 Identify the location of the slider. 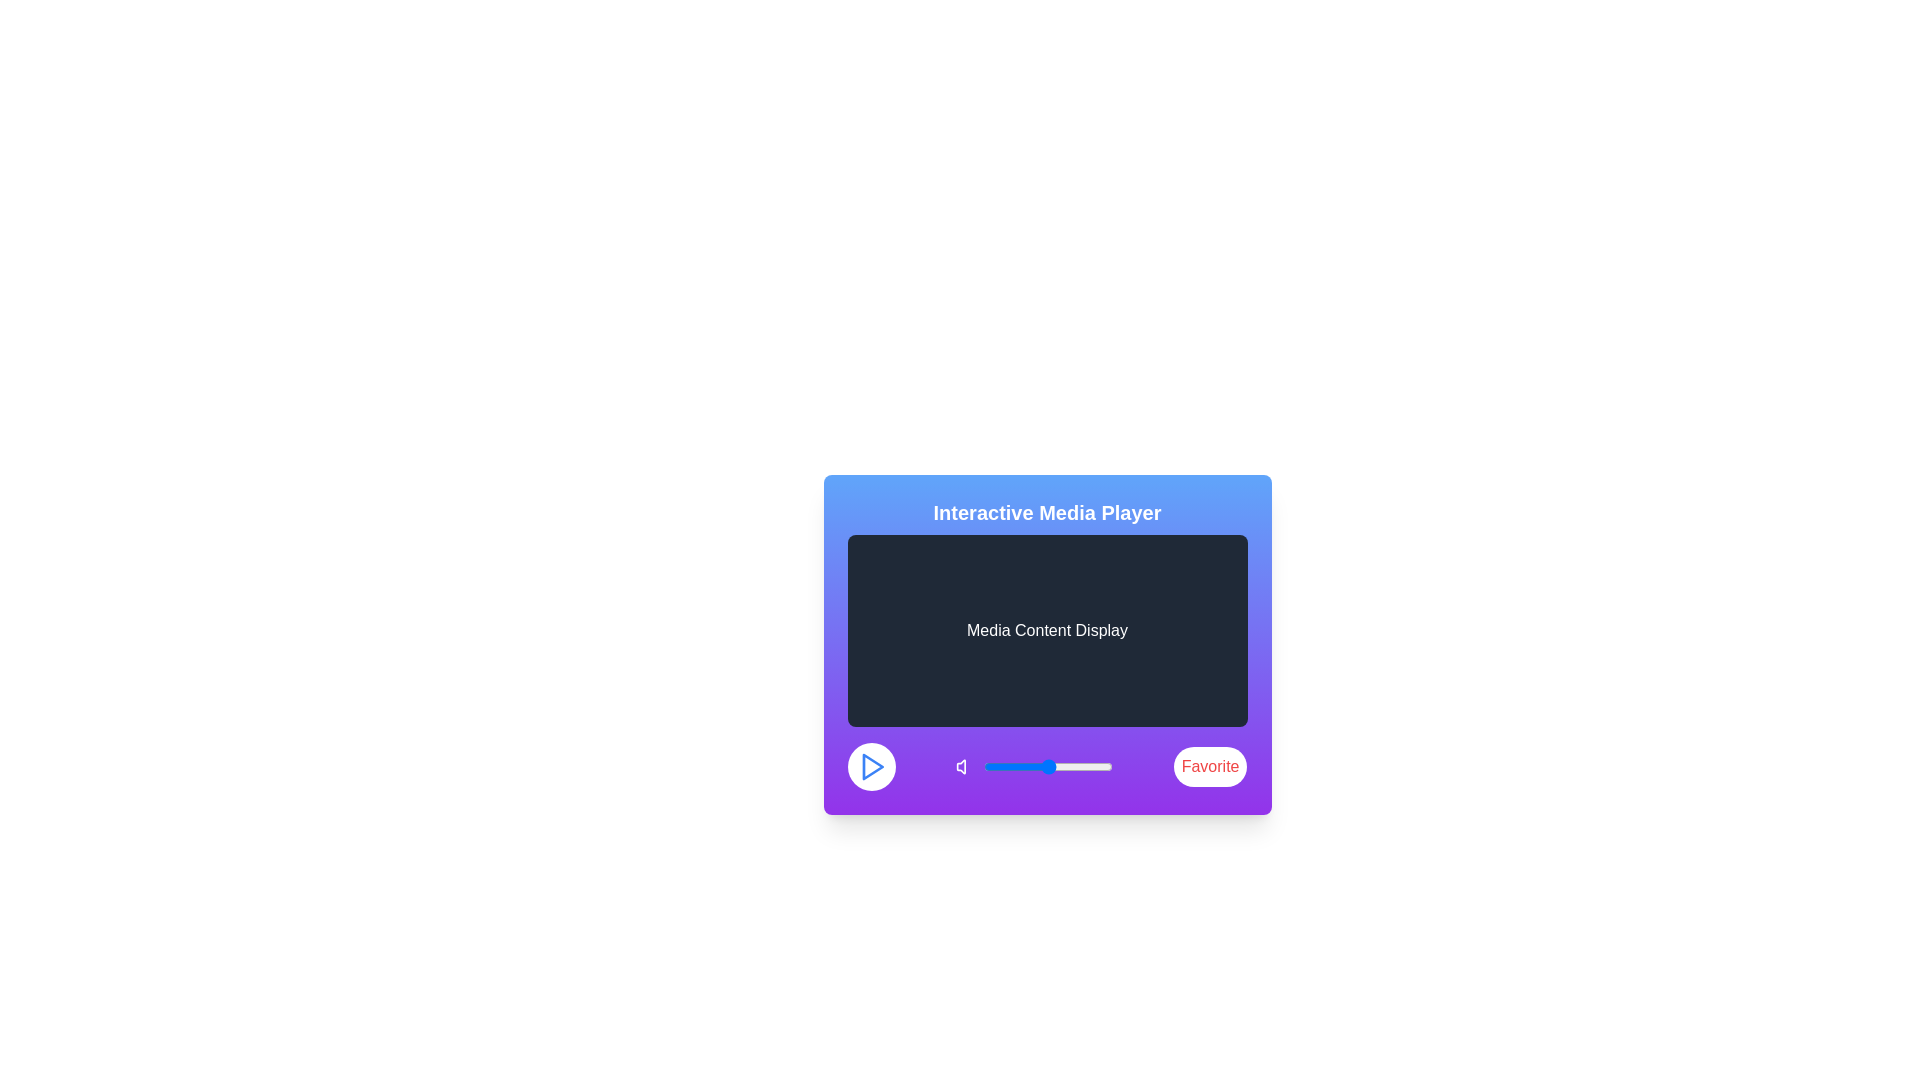
(1052, 766).